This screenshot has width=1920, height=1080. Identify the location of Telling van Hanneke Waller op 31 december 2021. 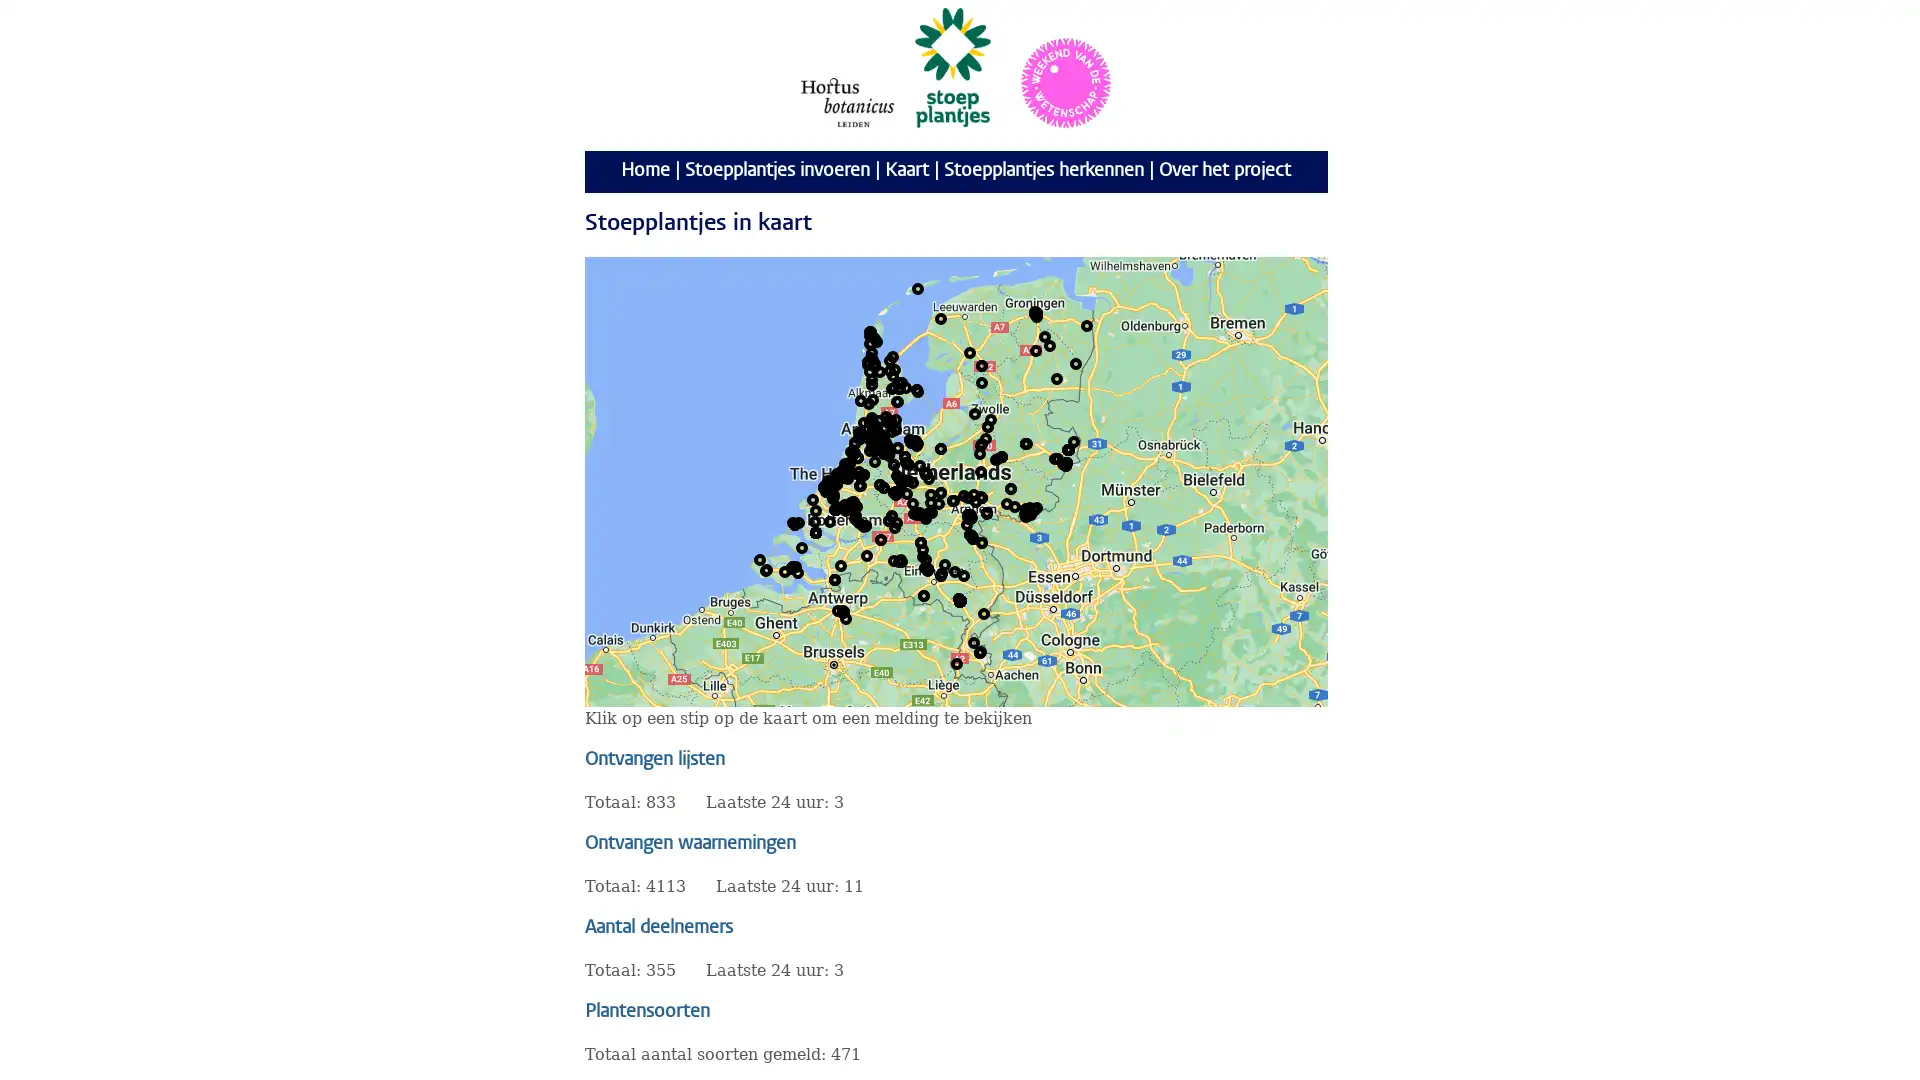
(892, 463).